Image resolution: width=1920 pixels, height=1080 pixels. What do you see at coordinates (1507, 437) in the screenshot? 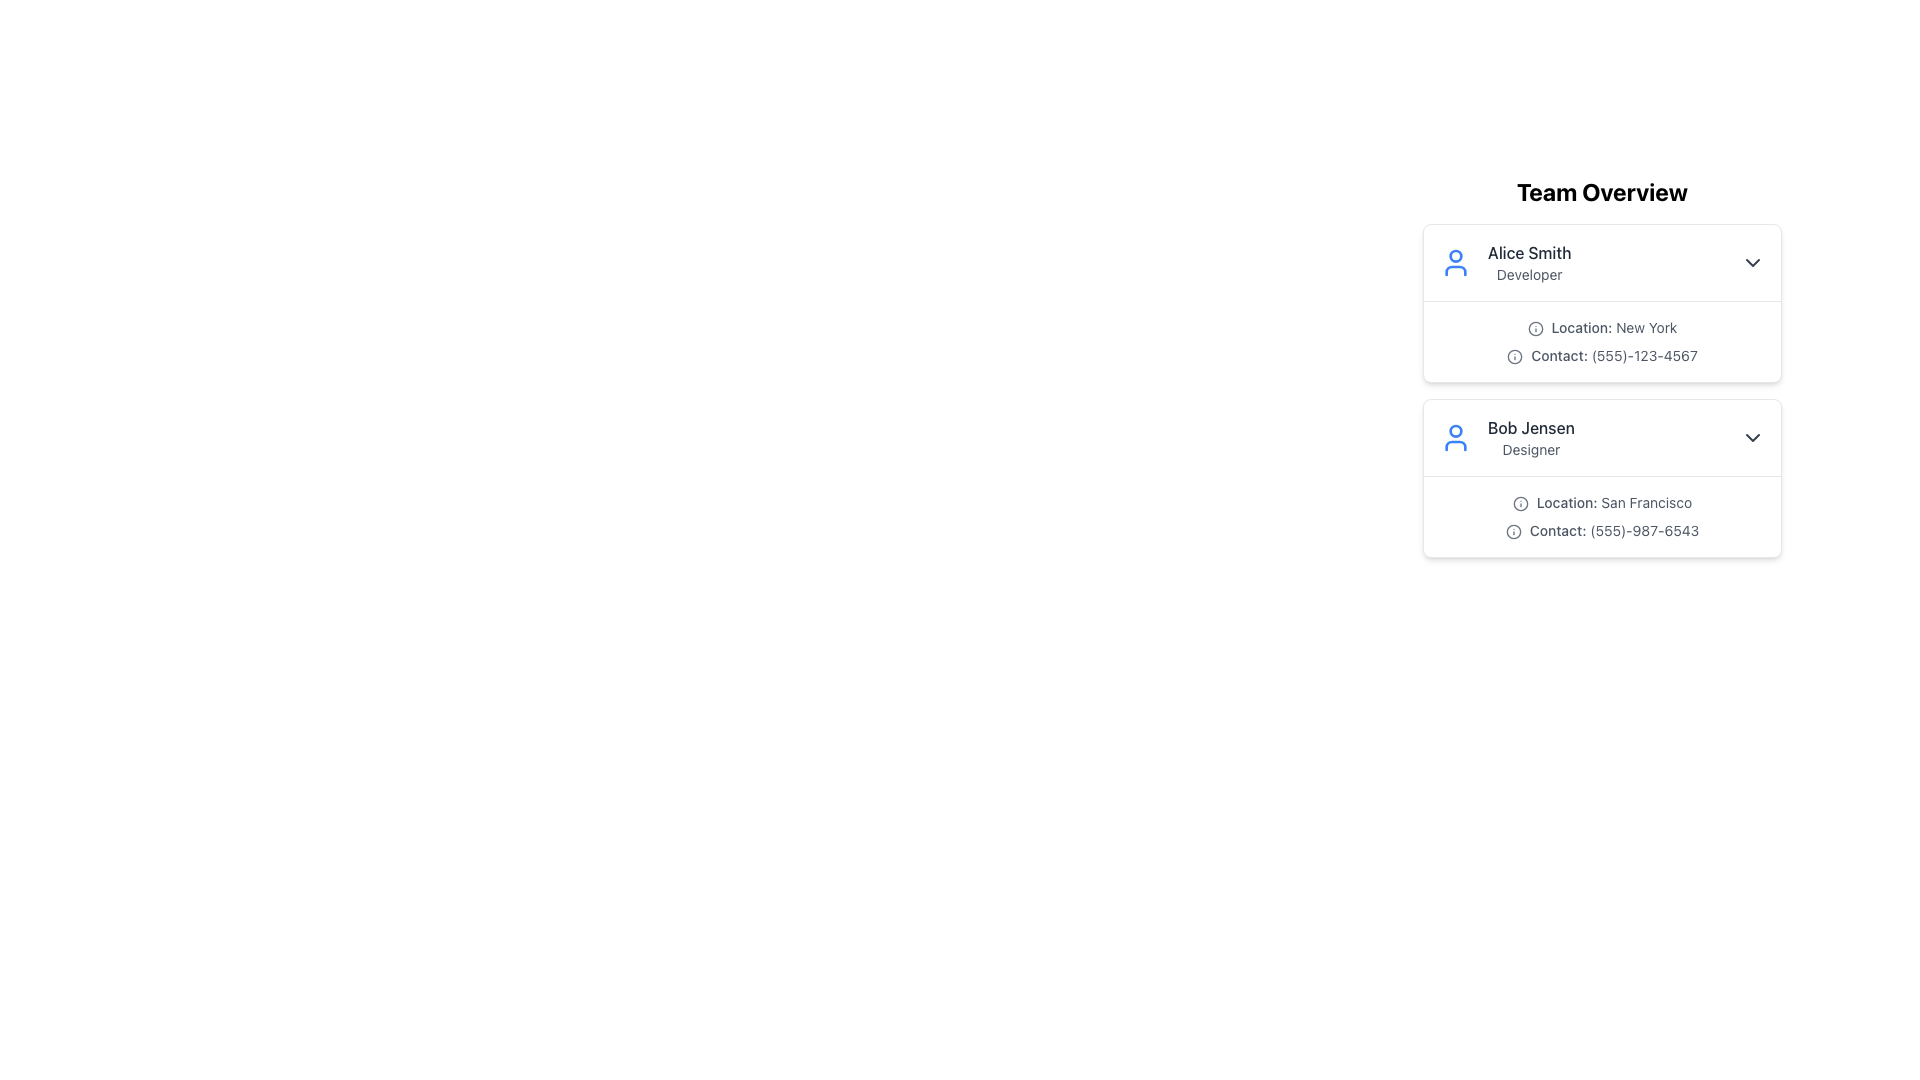
I see `the user's profile display card, which shows their name and role, located in the second position under the 'Team Overview' header` at bounding box center [1507, 437].